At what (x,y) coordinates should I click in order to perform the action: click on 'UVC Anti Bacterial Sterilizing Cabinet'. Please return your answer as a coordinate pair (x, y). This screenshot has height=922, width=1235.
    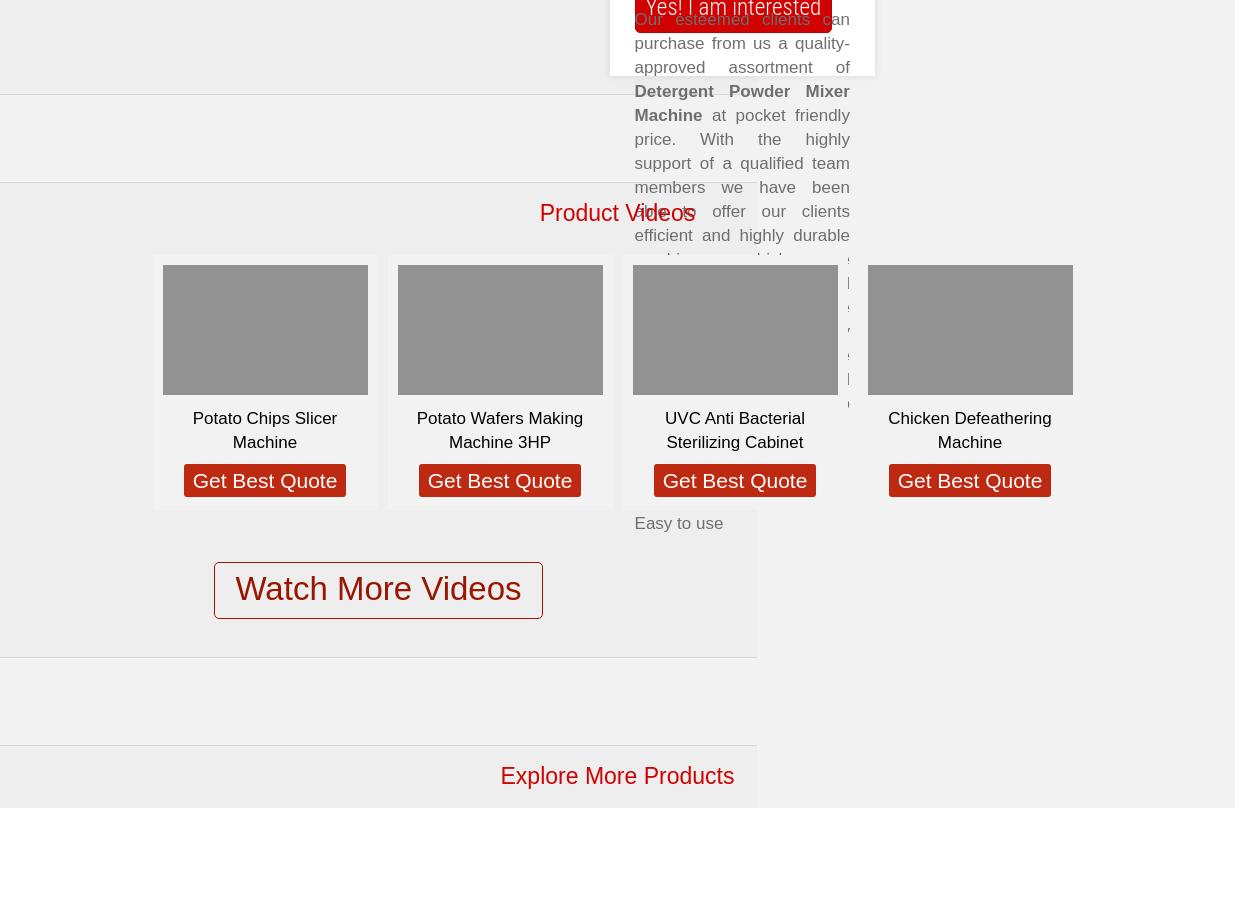
    Looking at the image, I should click on (734, 429).